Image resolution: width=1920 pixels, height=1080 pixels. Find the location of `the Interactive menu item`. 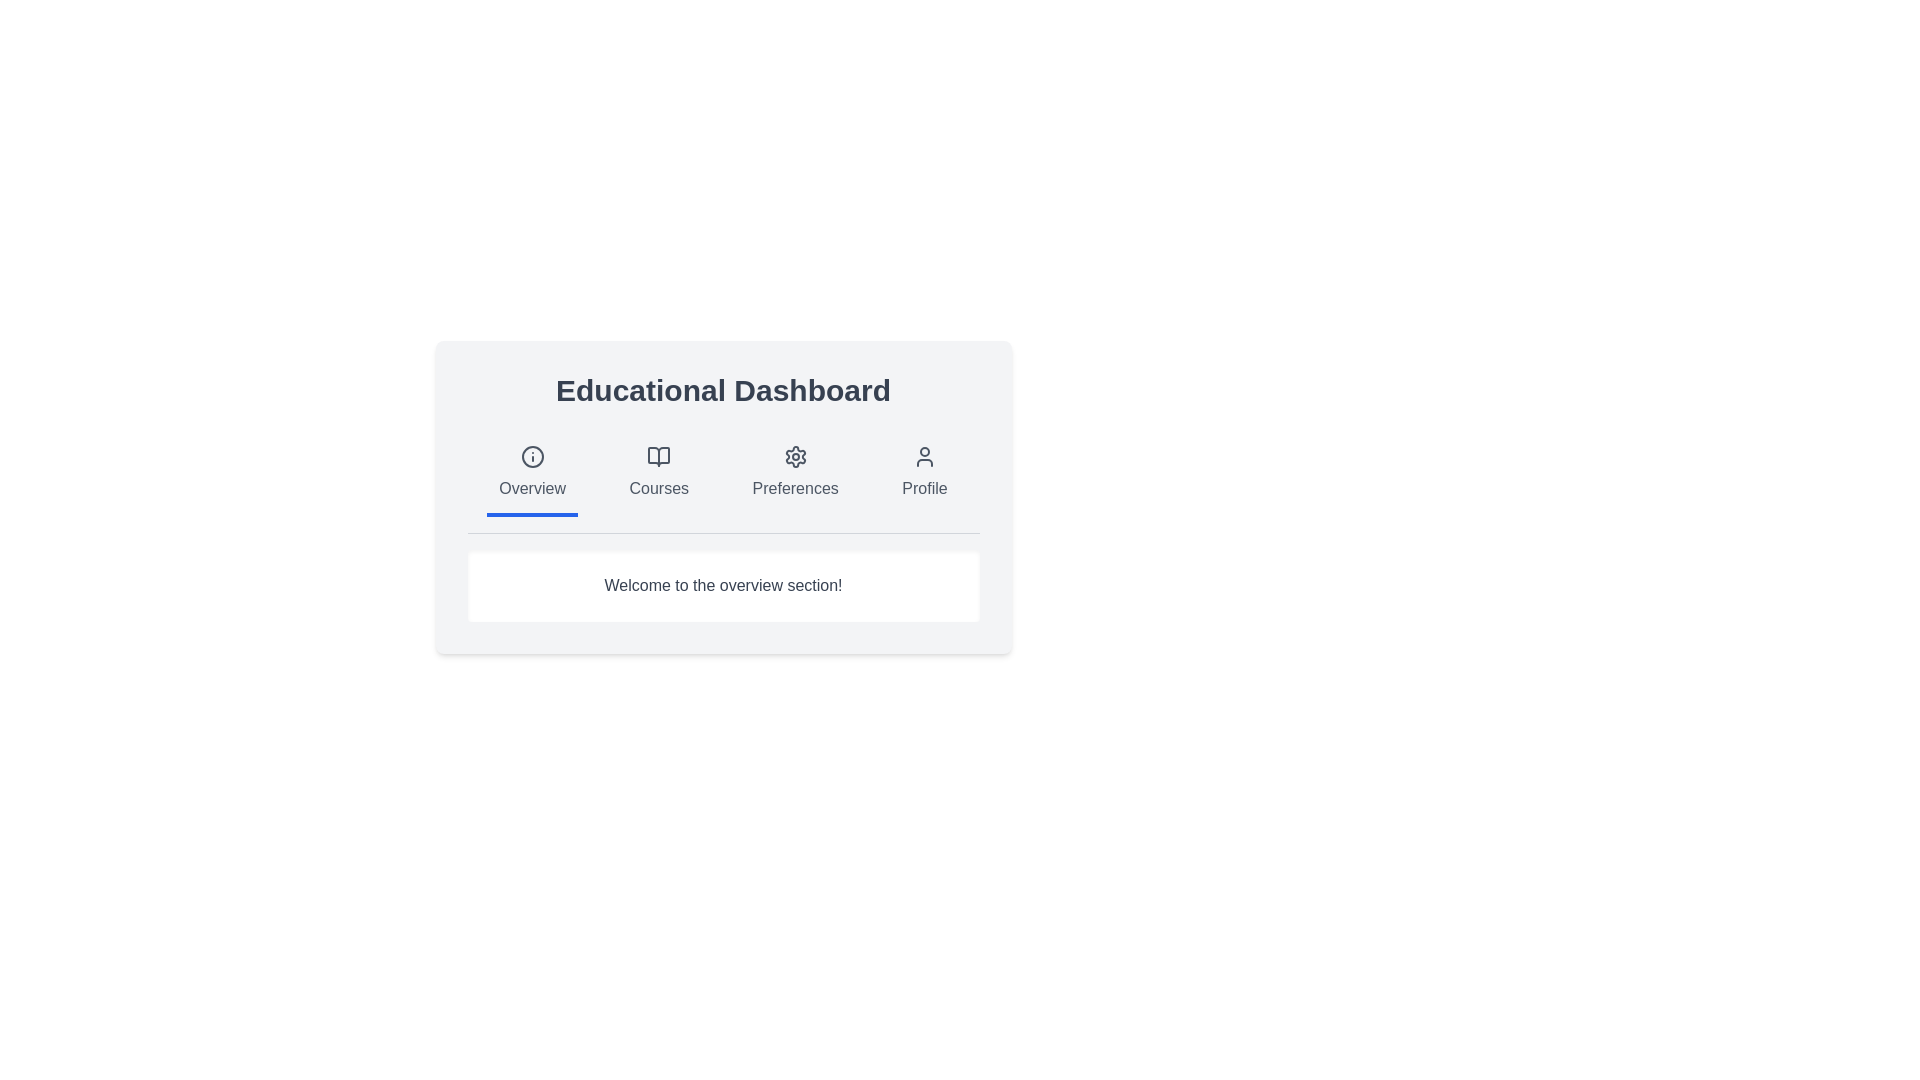

the Interactive menu item is located at coordinates (924, 474).